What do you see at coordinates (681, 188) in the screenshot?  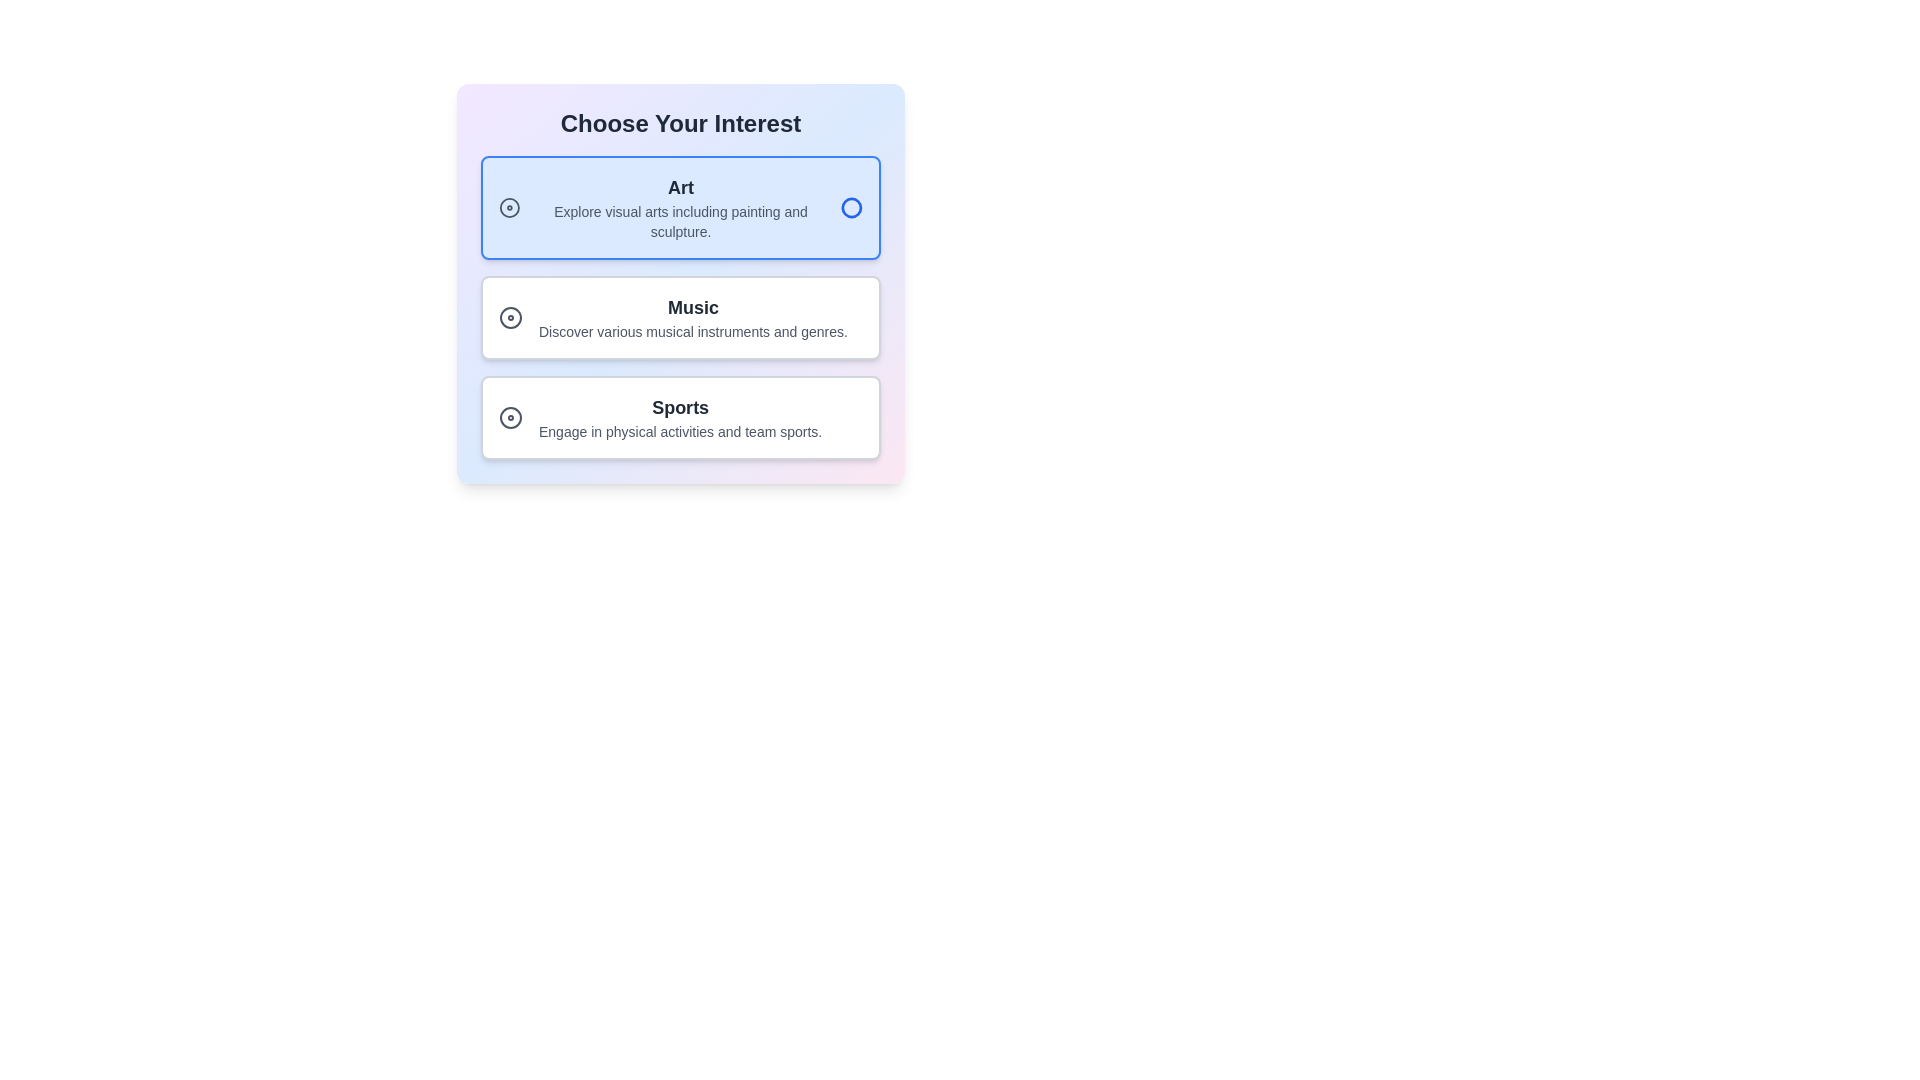 I see `the 'Art' text label, which serves as the title for the 'Art' option in the selection interface` at bounding box center [681, 188].